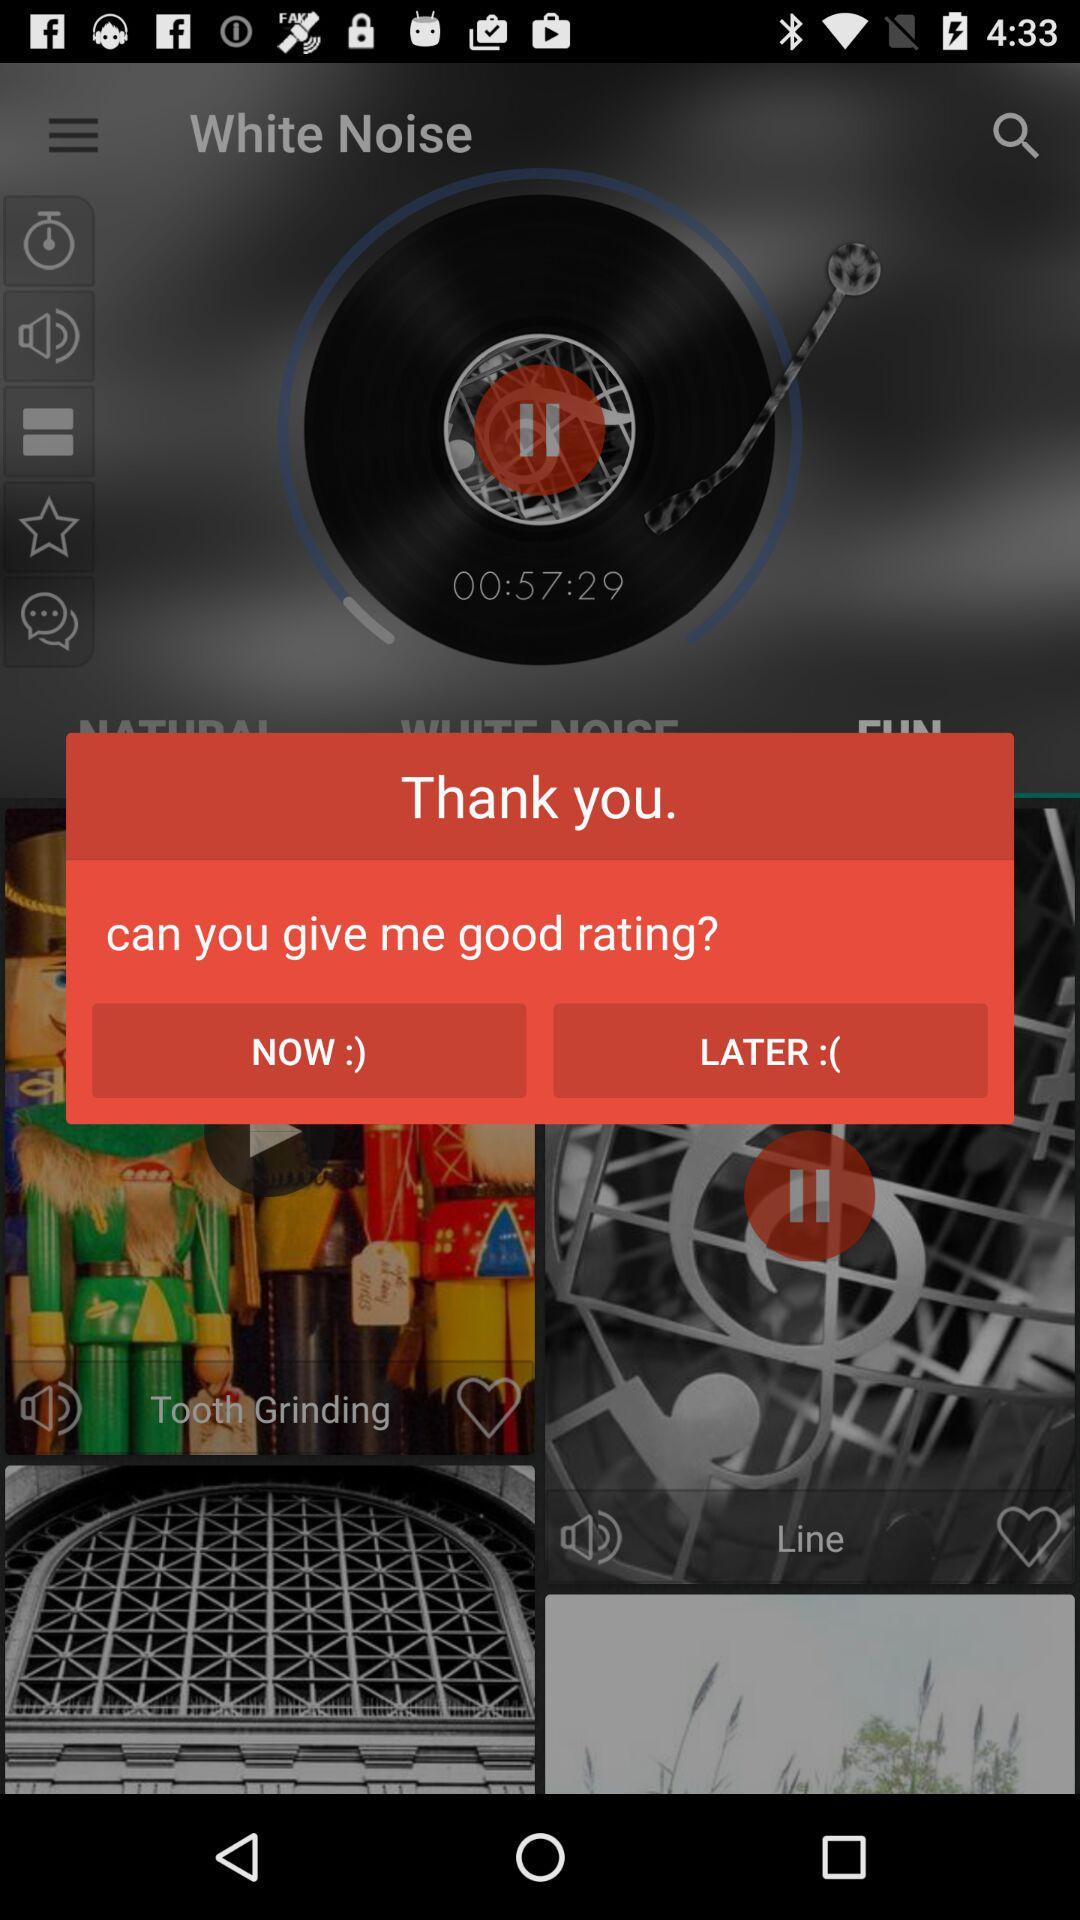  I want to click on the icon to the left of the later :(, so click(309, 1049).